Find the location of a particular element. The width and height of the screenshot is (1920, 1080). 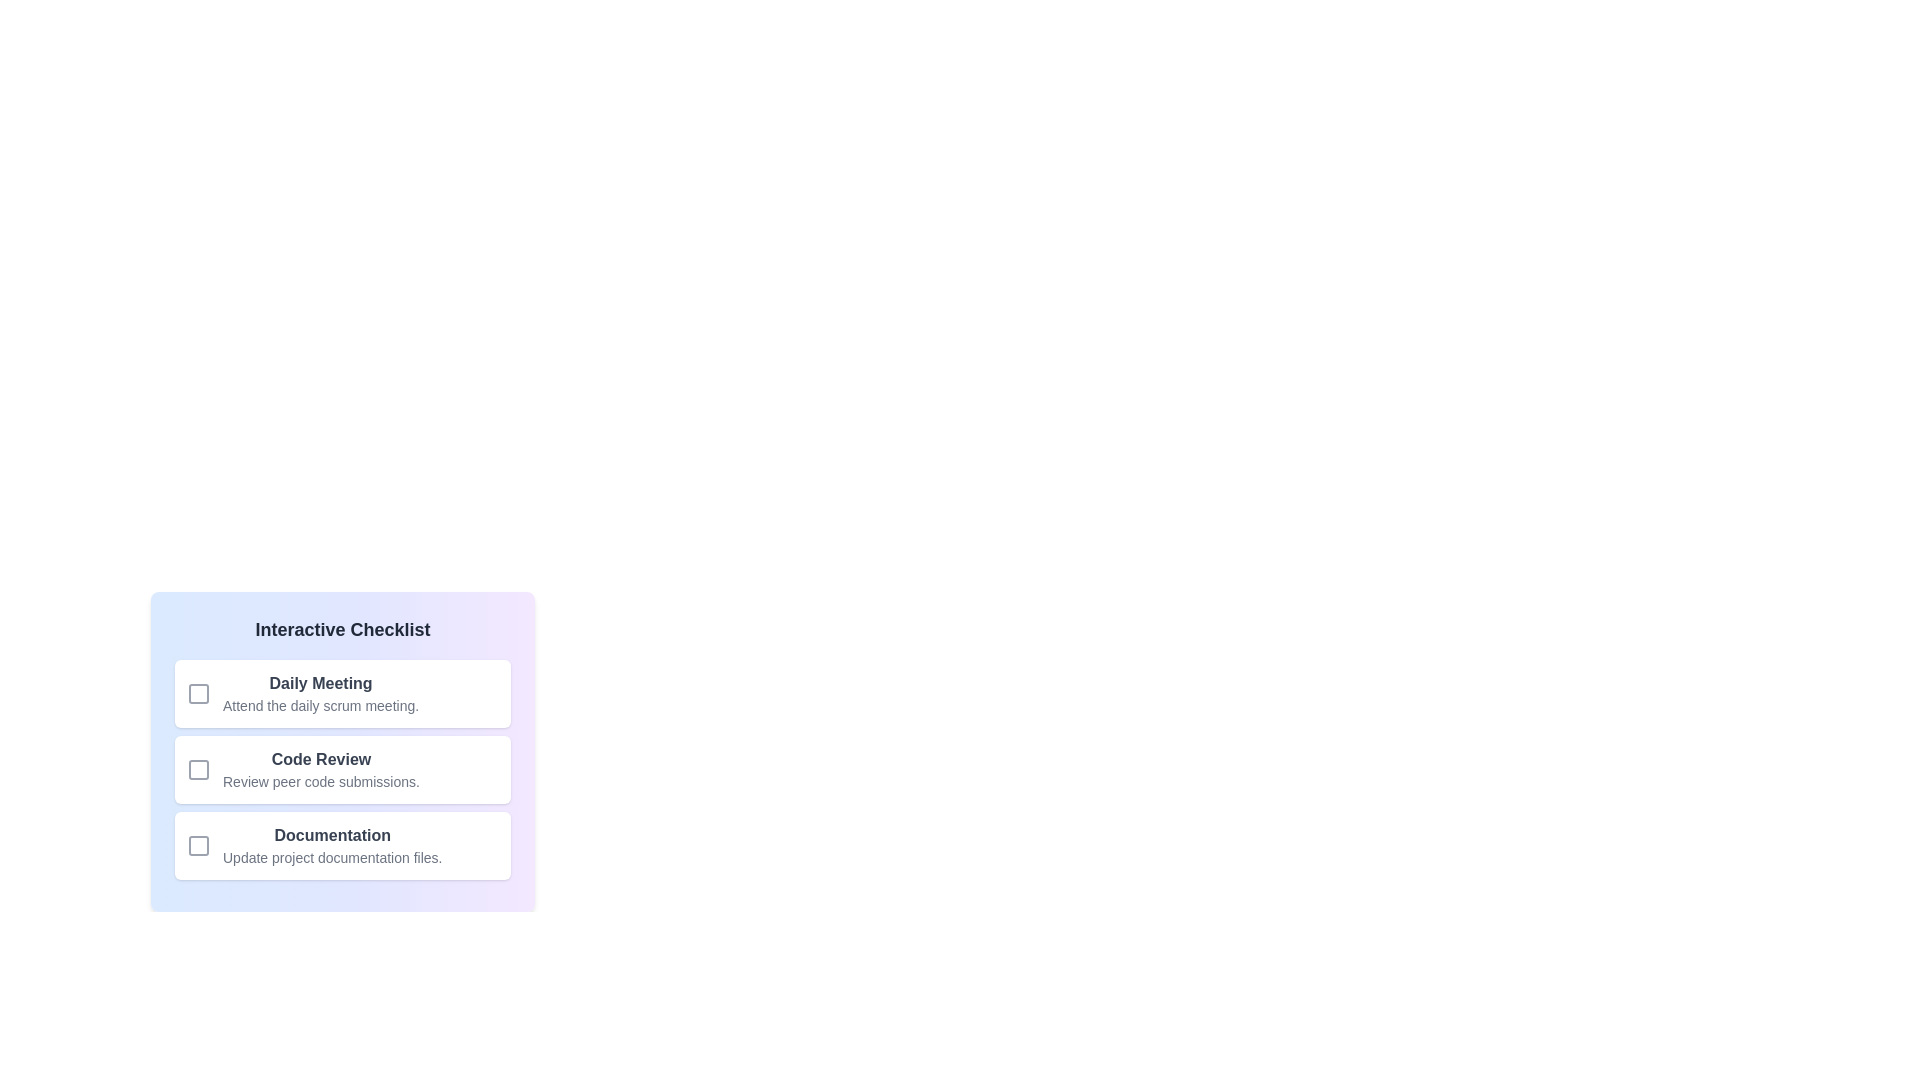

the 'Documentation' text label, which is styled in bold and dark gray, located in the third item of a vertical checklist structure, positioned above the subtitle 'Update project documentation files.' is located at coordinates (332, 836).